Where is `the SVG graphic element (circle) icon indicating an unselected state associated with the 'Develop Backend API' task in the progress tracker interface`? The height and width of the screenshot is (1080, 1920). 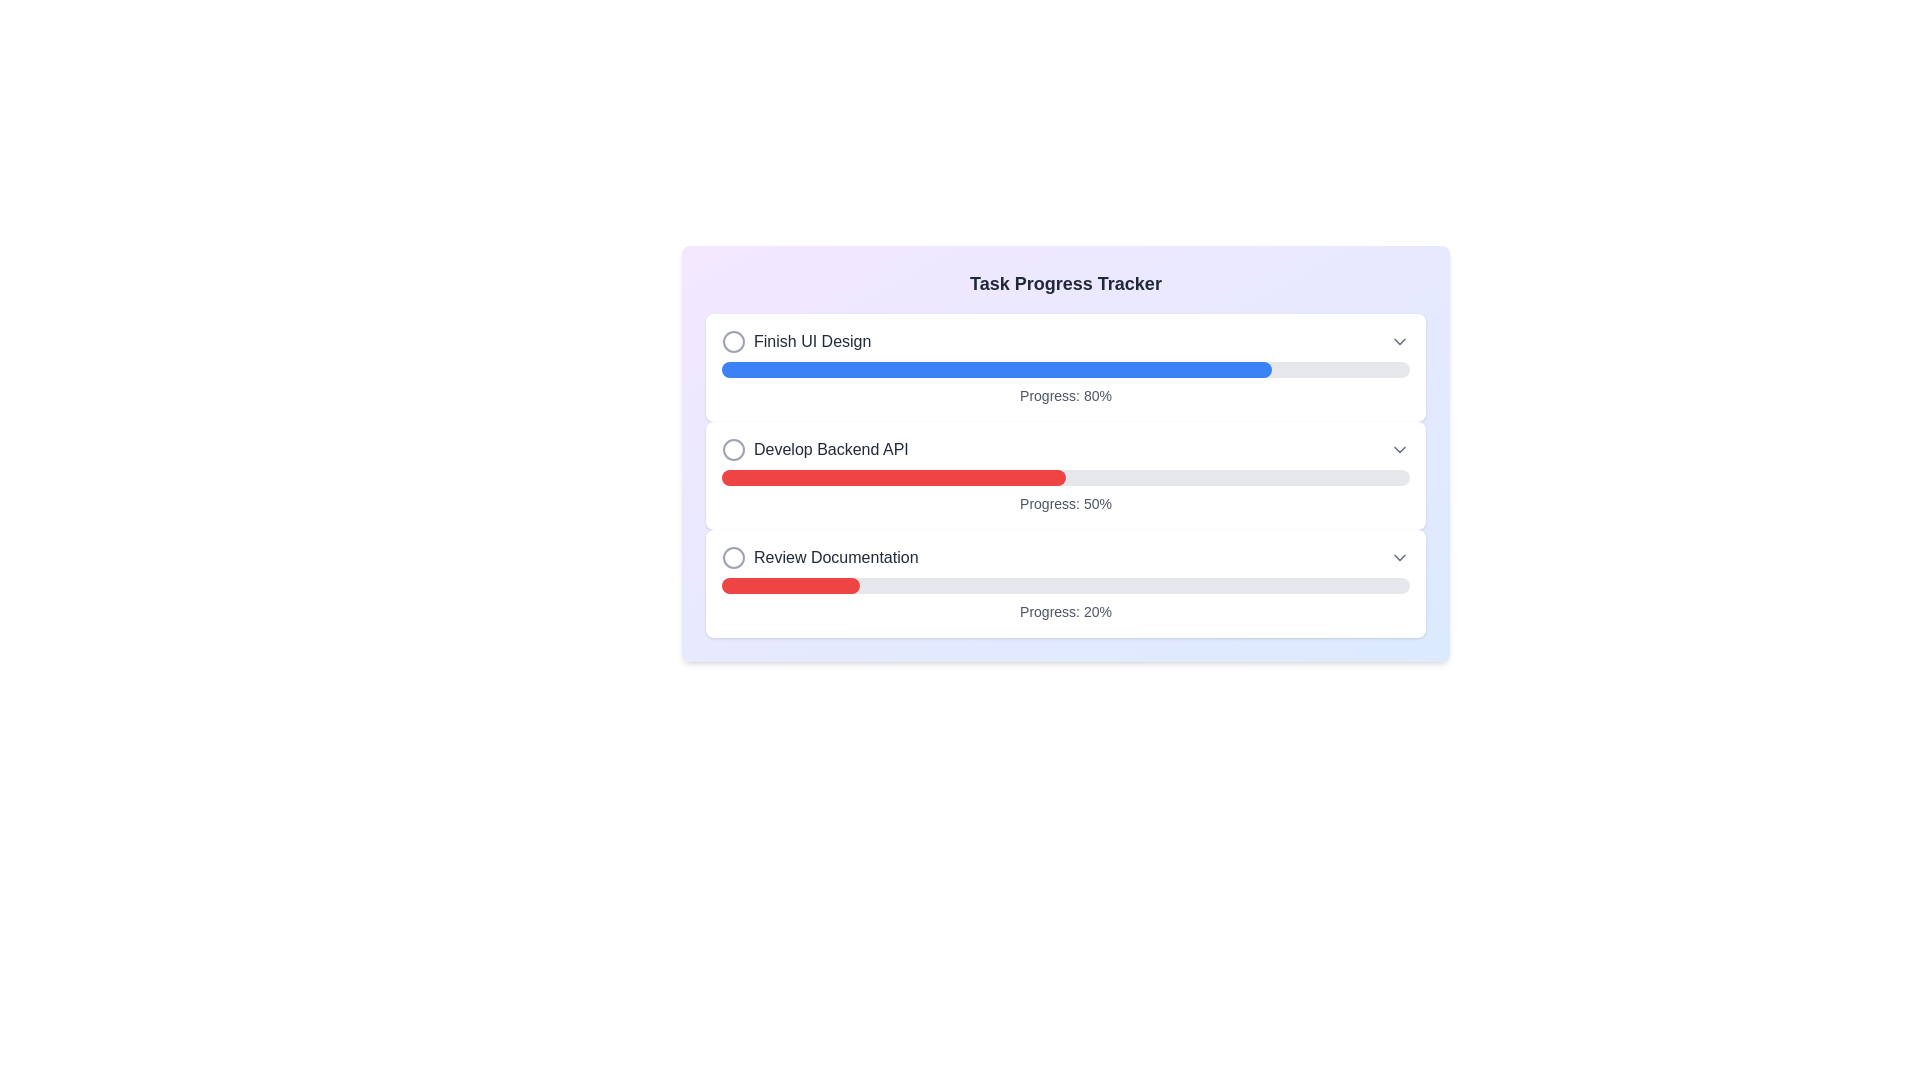 the SVG graphic element (circle) icon indicating an unselected state associated with the 'Develop Backend API' task in the progress tracker interface is located at coordinates (733, 450).